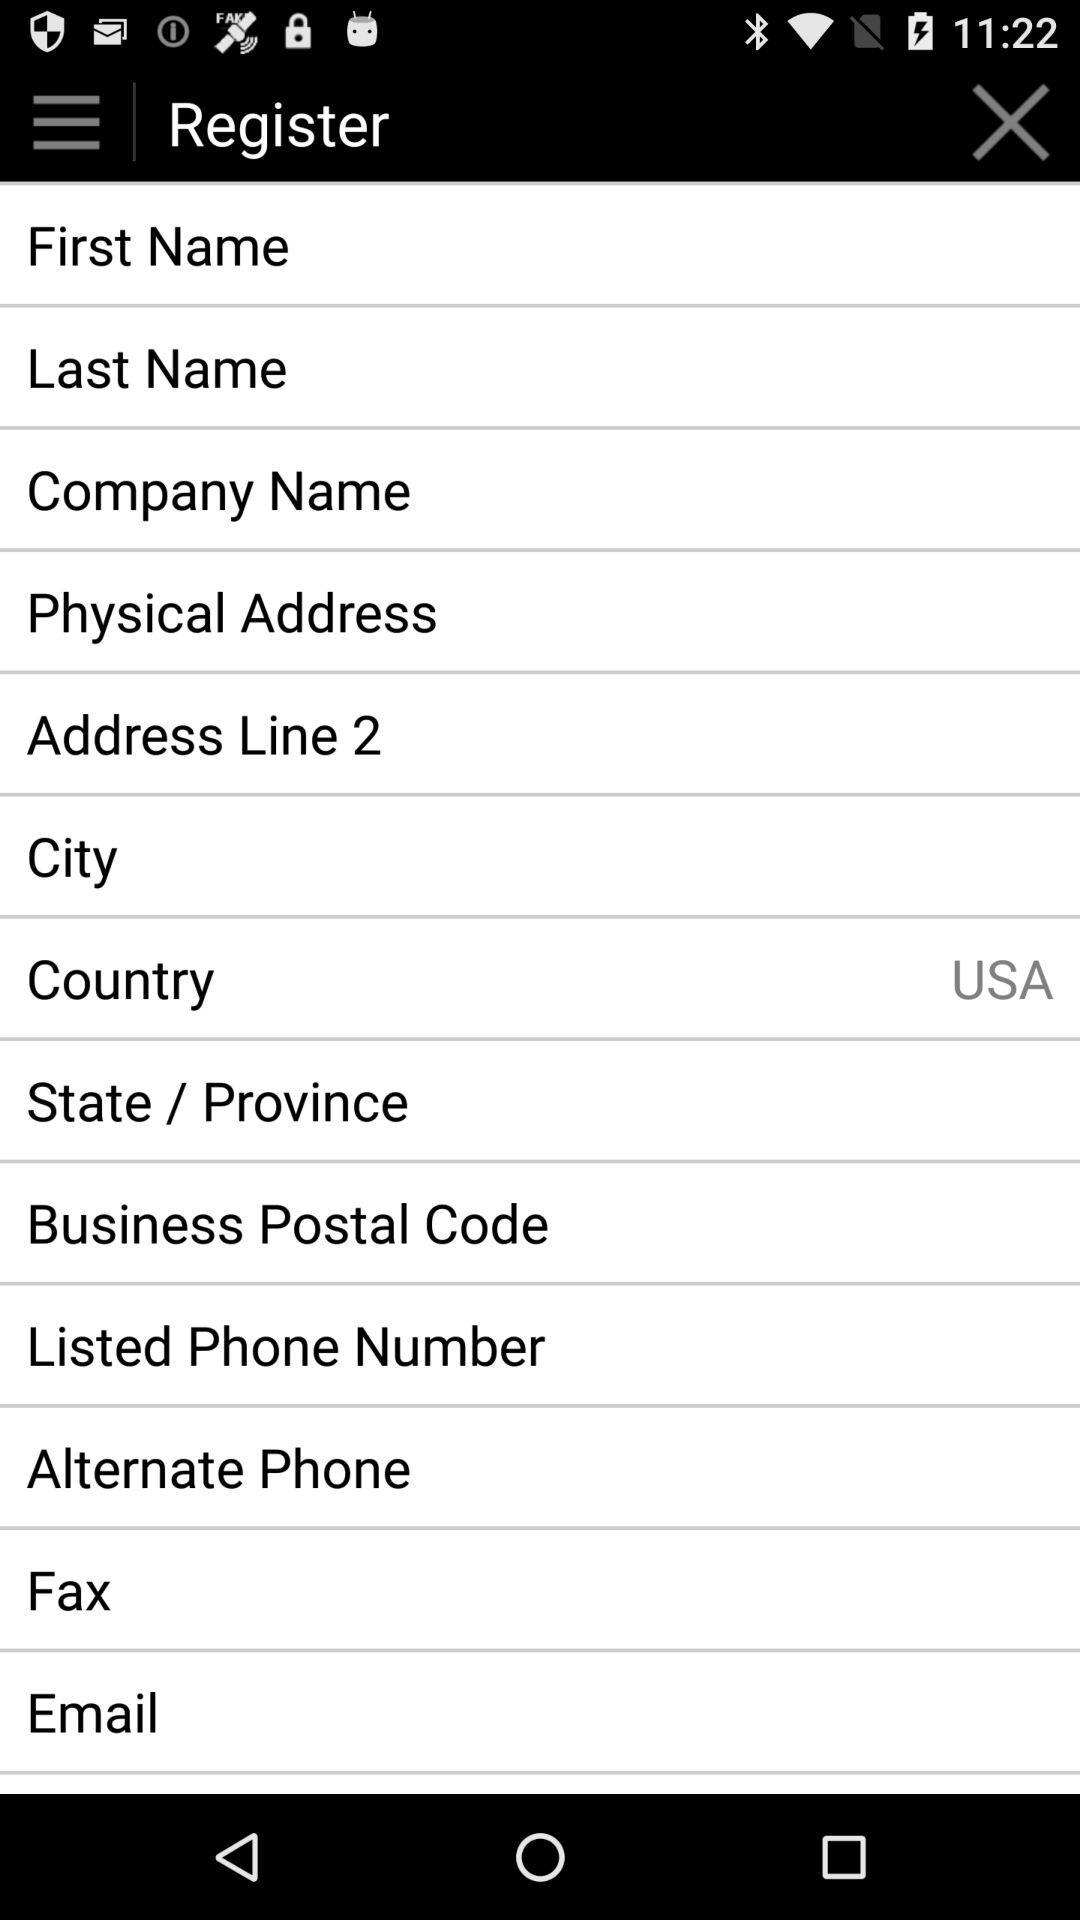  What do you see at coordinates (1010, 121) in the screenshot?
I see `the icon which is next to the register` at bounding box center [1010, 121].